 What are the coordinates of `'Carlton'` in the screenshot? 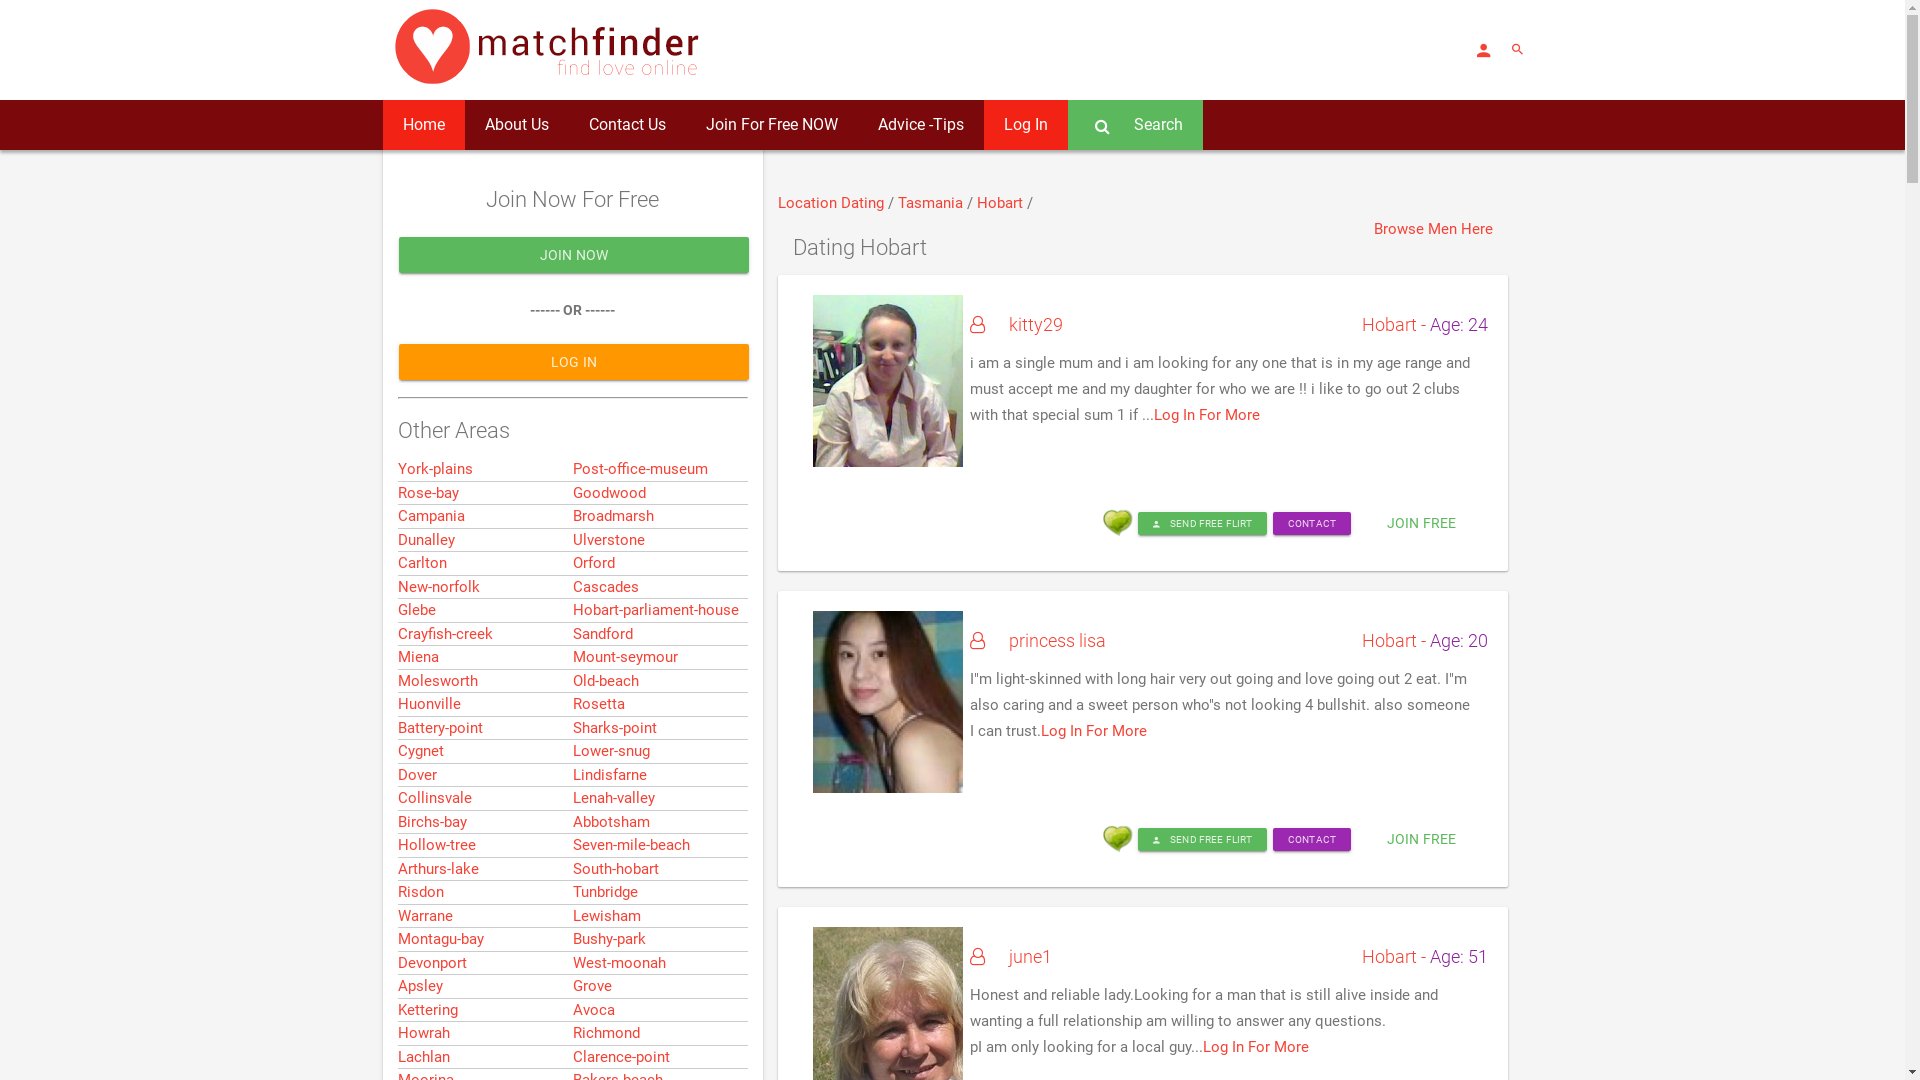 It's located at (421, 563).